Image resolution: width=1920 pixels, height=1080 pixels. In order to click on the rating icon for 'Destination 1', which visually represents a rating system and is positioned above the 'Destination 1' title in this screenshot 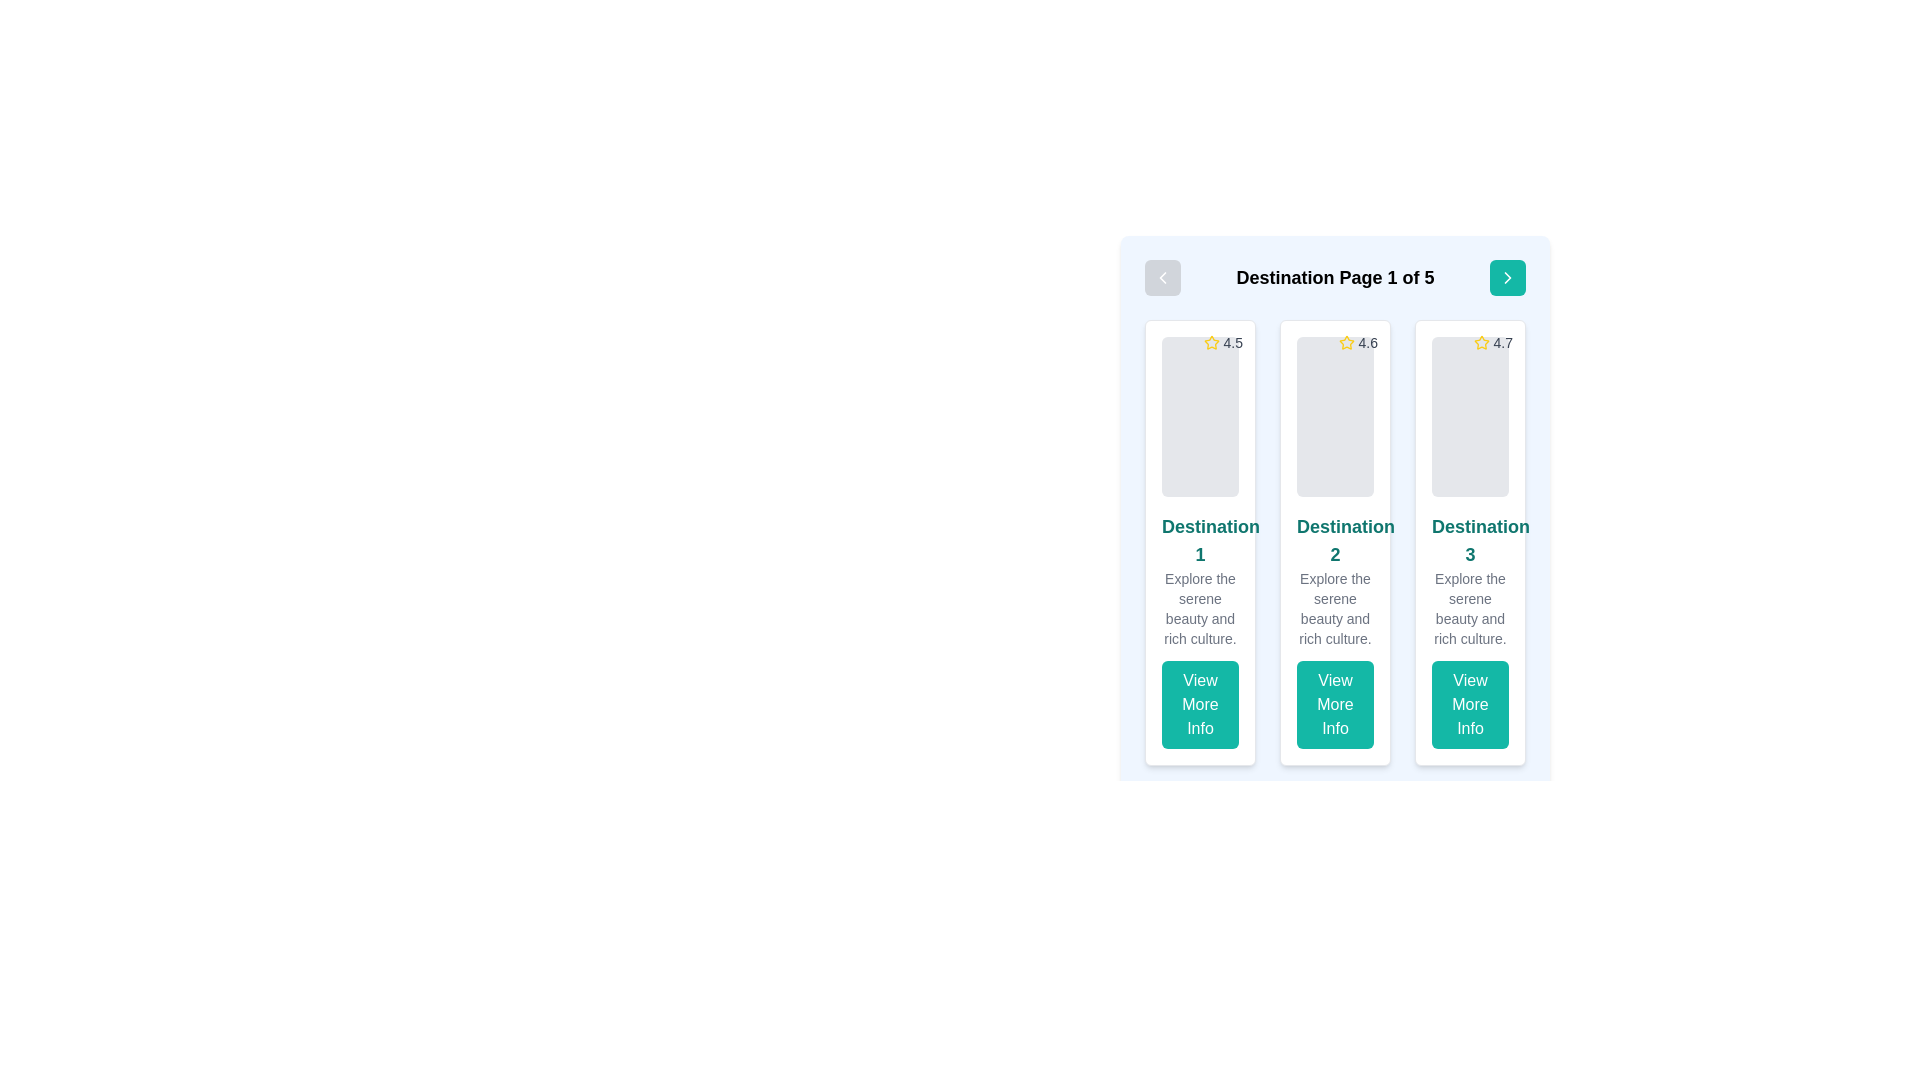, I will do `click(1210, 341)`.